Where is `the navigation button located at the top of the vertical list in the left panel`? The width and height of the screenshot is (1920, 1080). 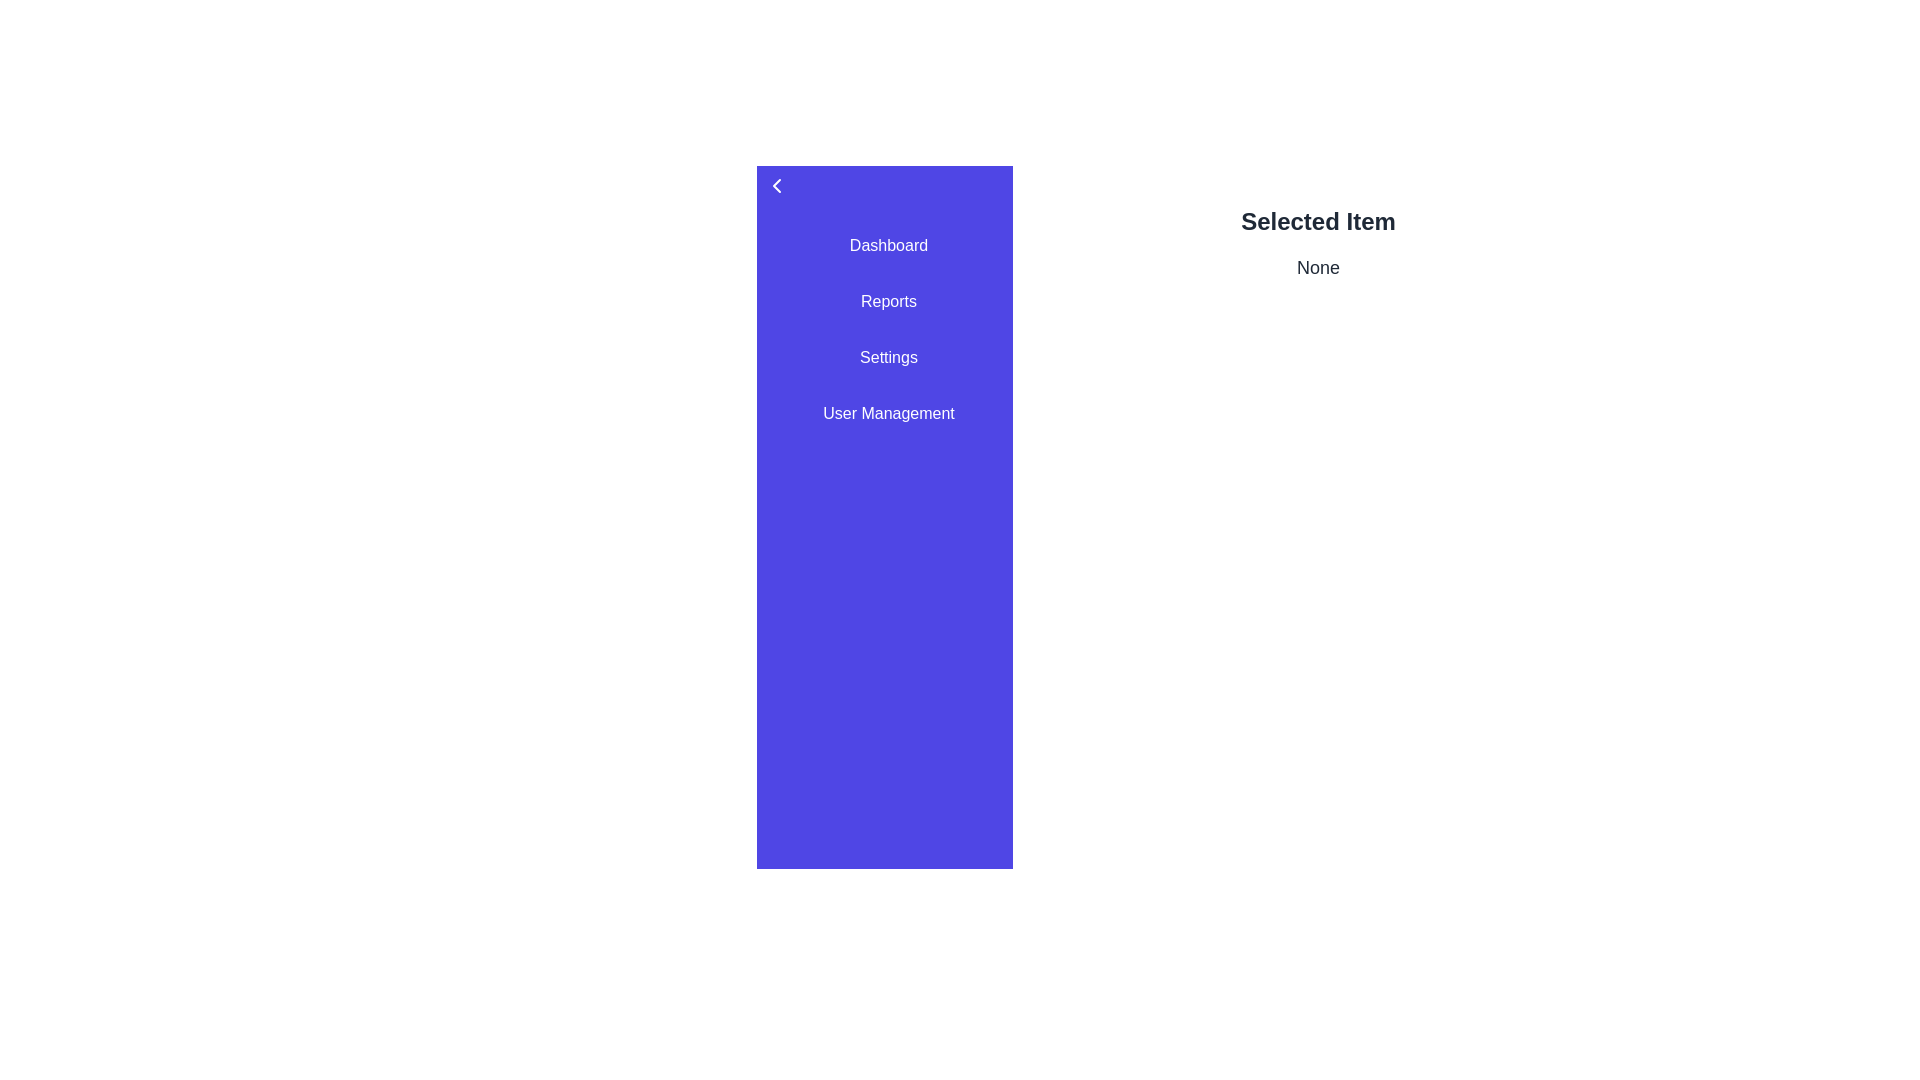 the navigation button located at the top of the vertical list in the left panel is located at coordinates (887, 245).